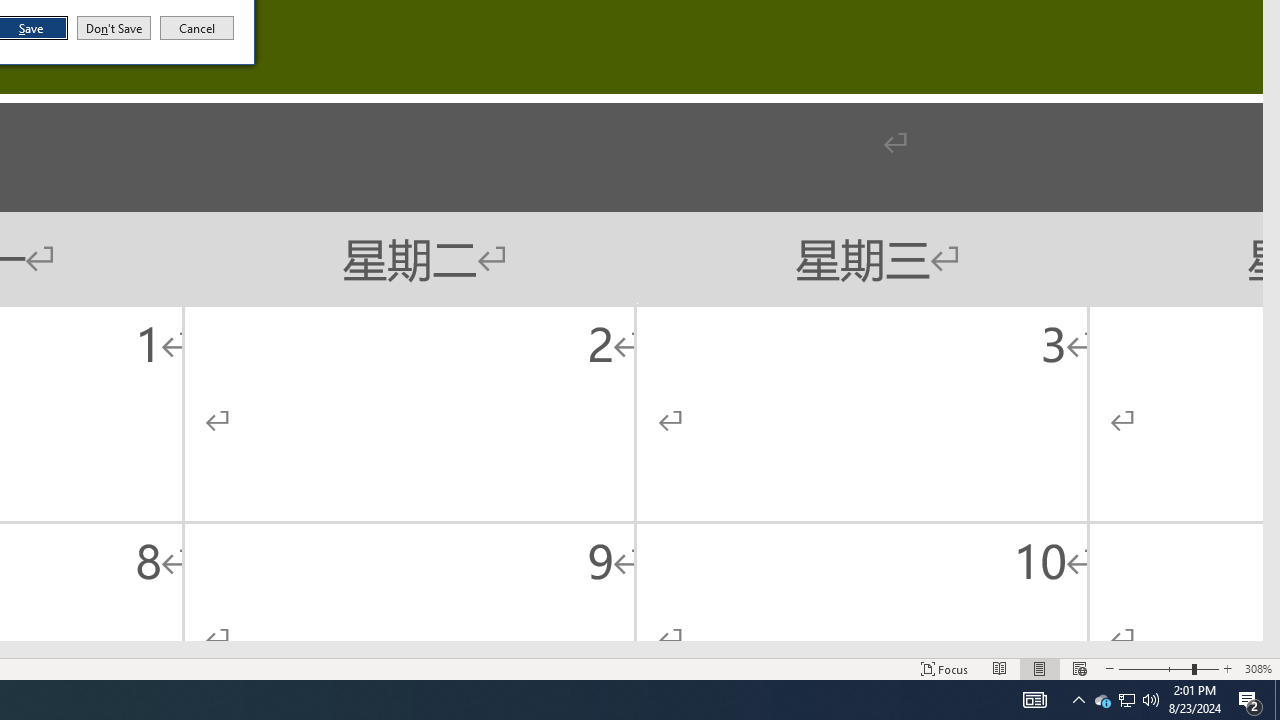 This screenshot has height=720, width=1280. What do you see at coordinates (1078, 669) in the screenshot?
I see `'Zoom Out'` at bounding box center [1078, 669].